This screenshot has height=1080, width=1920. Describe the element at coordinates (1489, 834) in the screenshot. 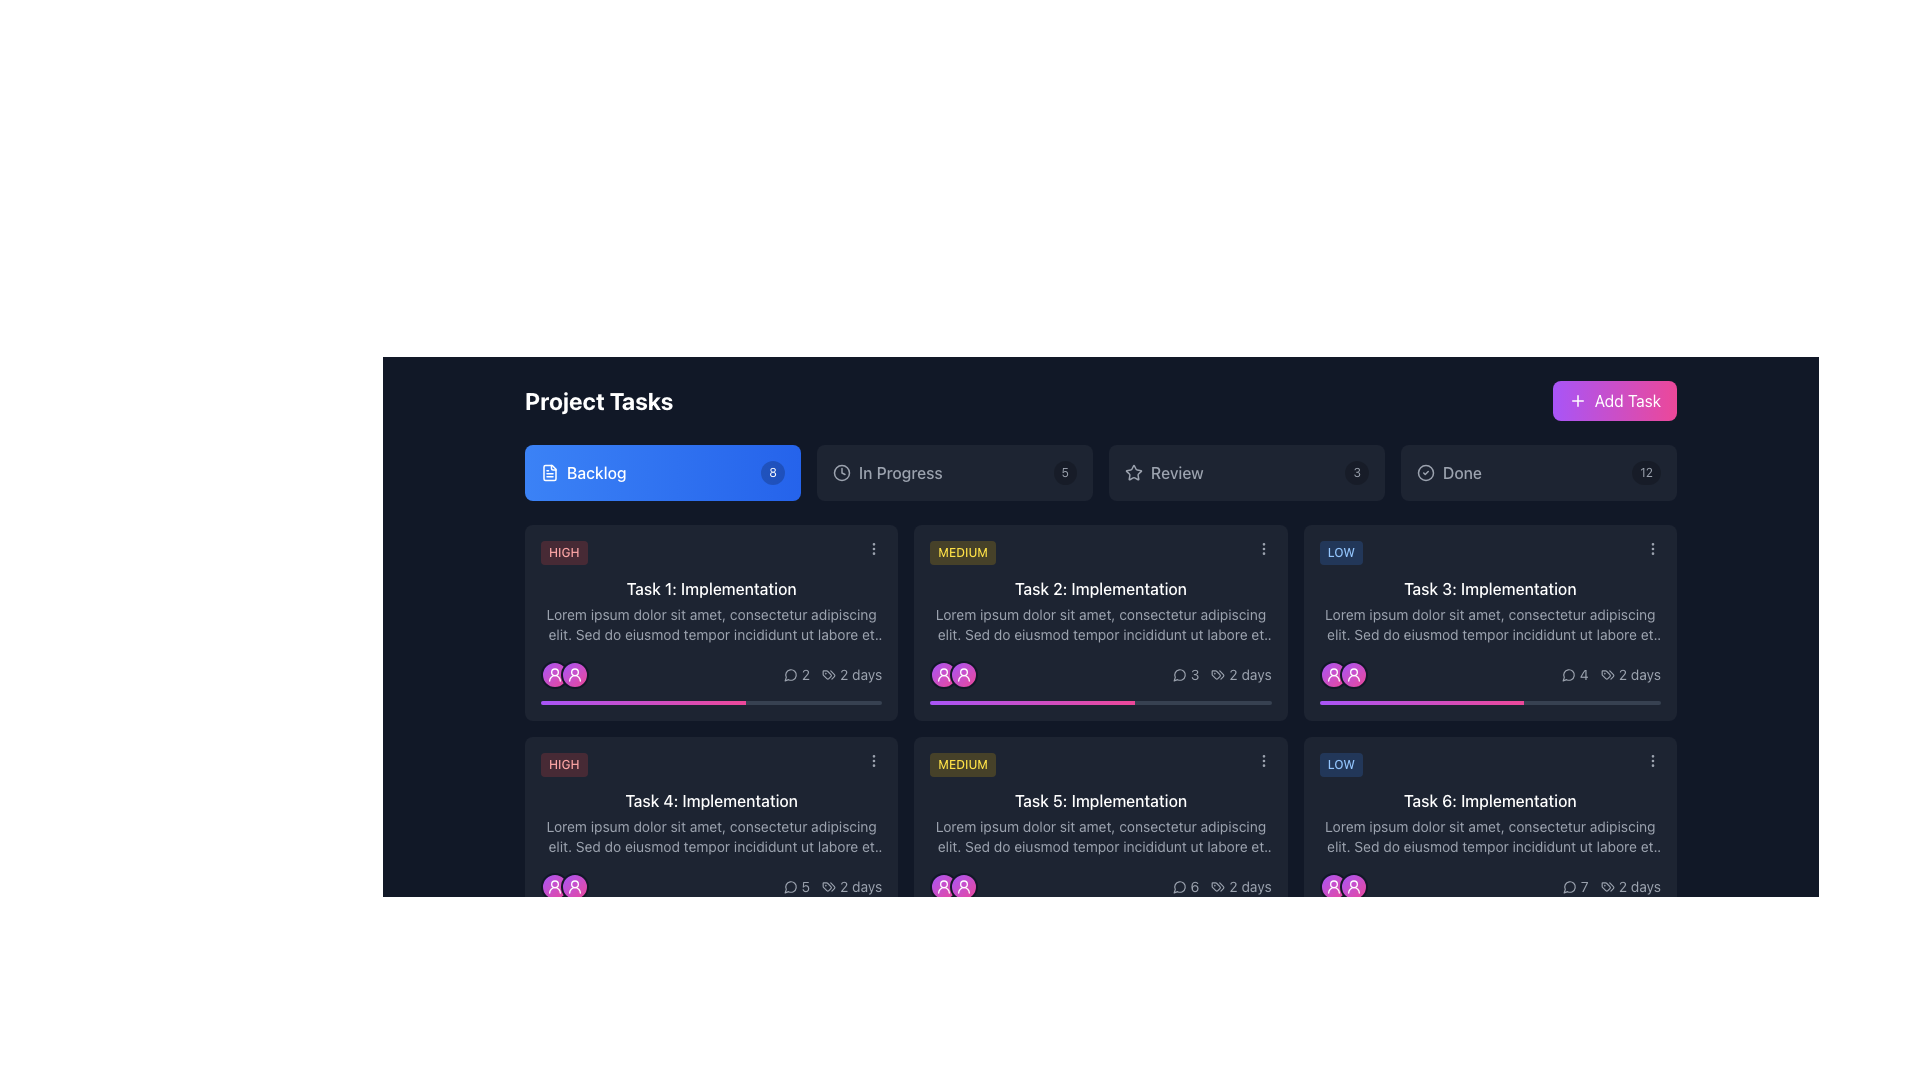

I see `to select the card representing 'Task 6: Implementation' with a dark background, located at the bottom-right of the grid layout` at that location.